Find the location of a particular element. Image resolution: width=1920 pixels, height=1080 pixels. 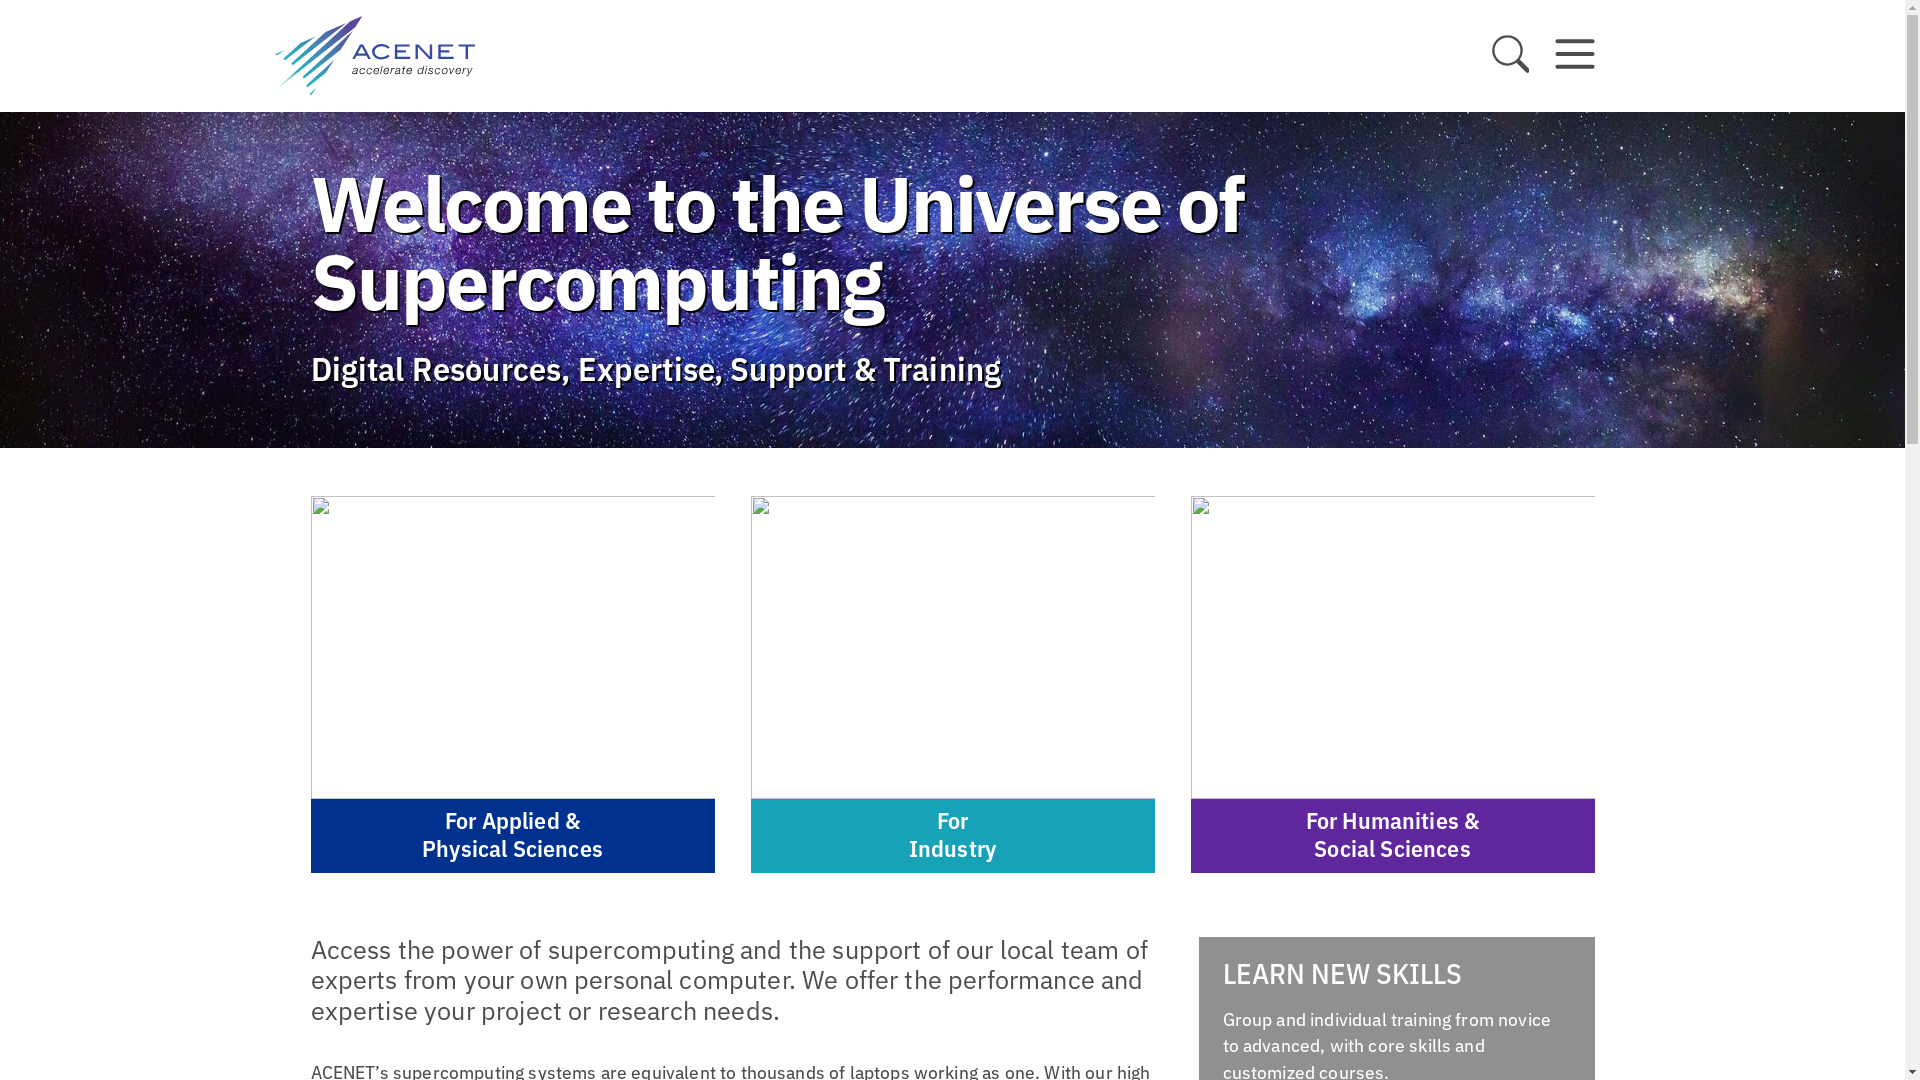

'For is located at coordinates (950, 683).